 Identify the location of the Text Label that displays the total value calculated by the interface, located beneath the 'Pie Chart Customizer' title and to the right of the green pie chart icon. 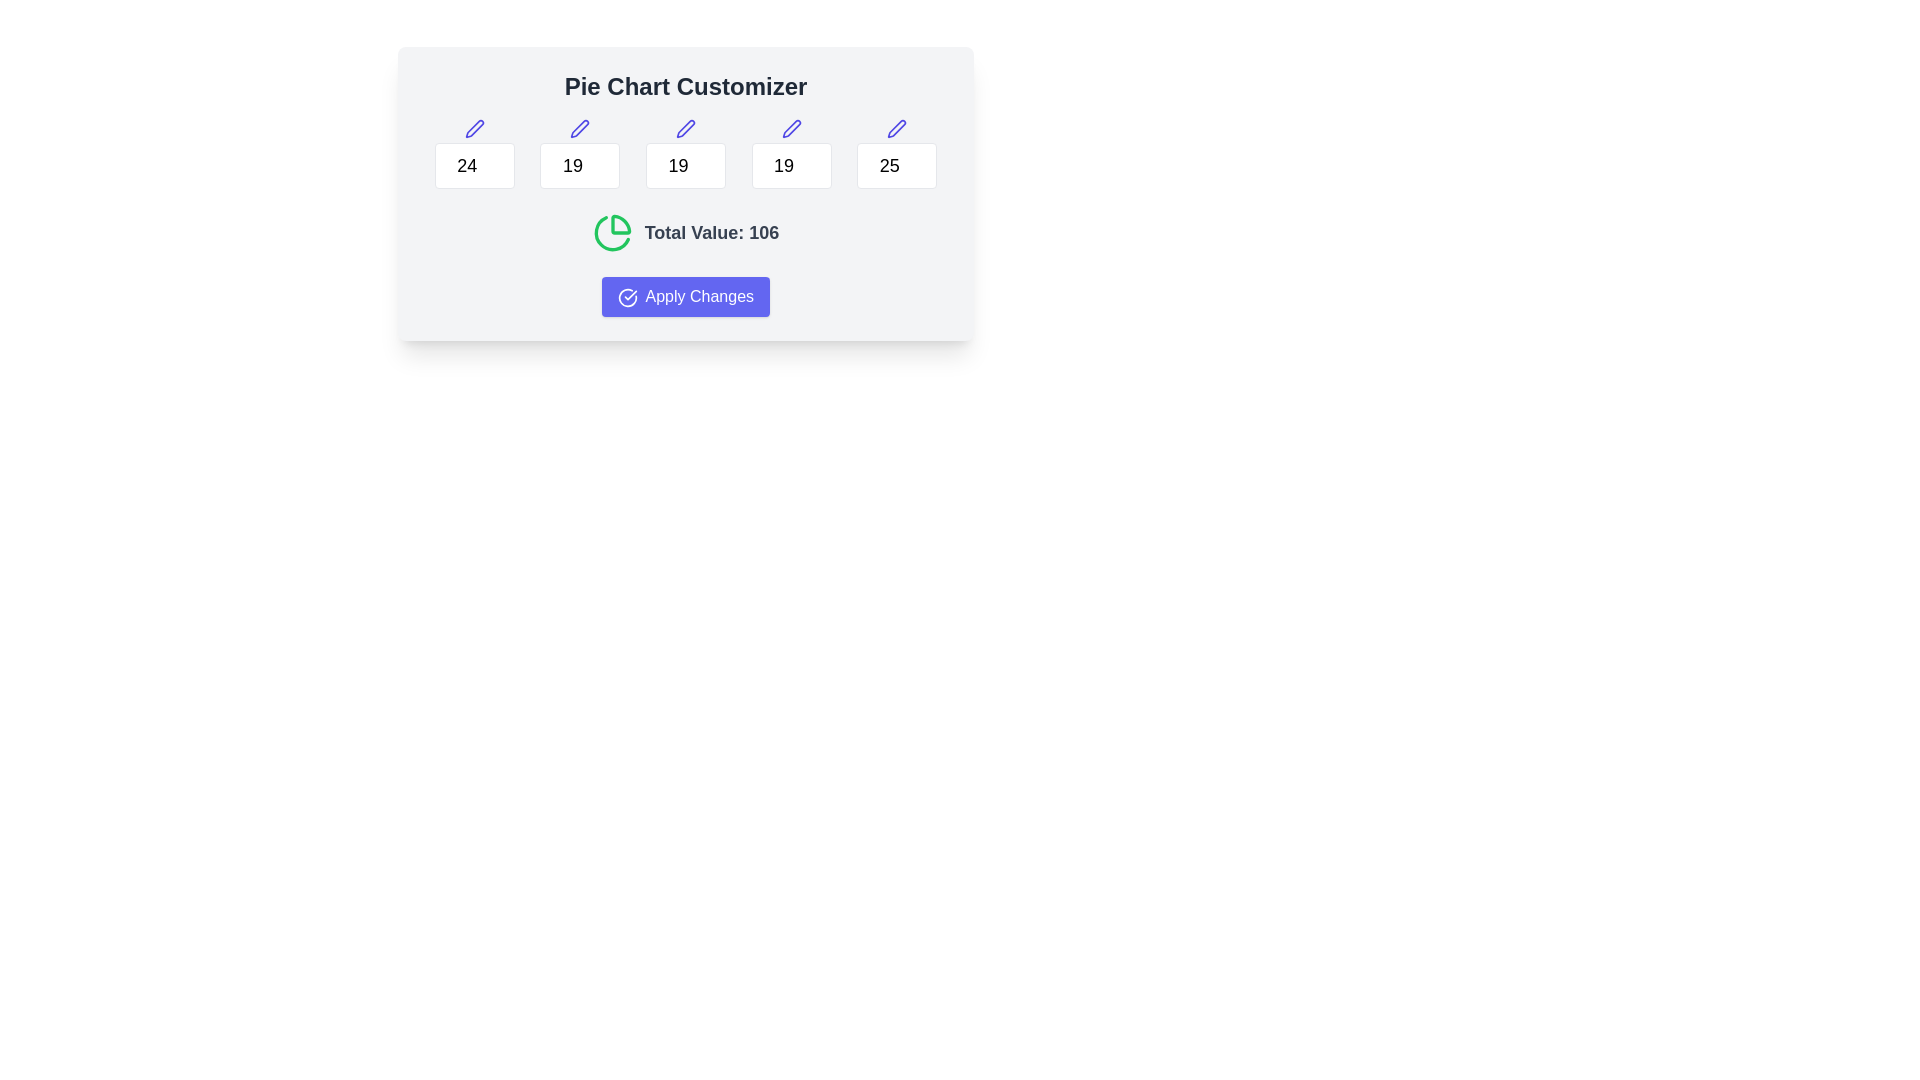
(711, 231).